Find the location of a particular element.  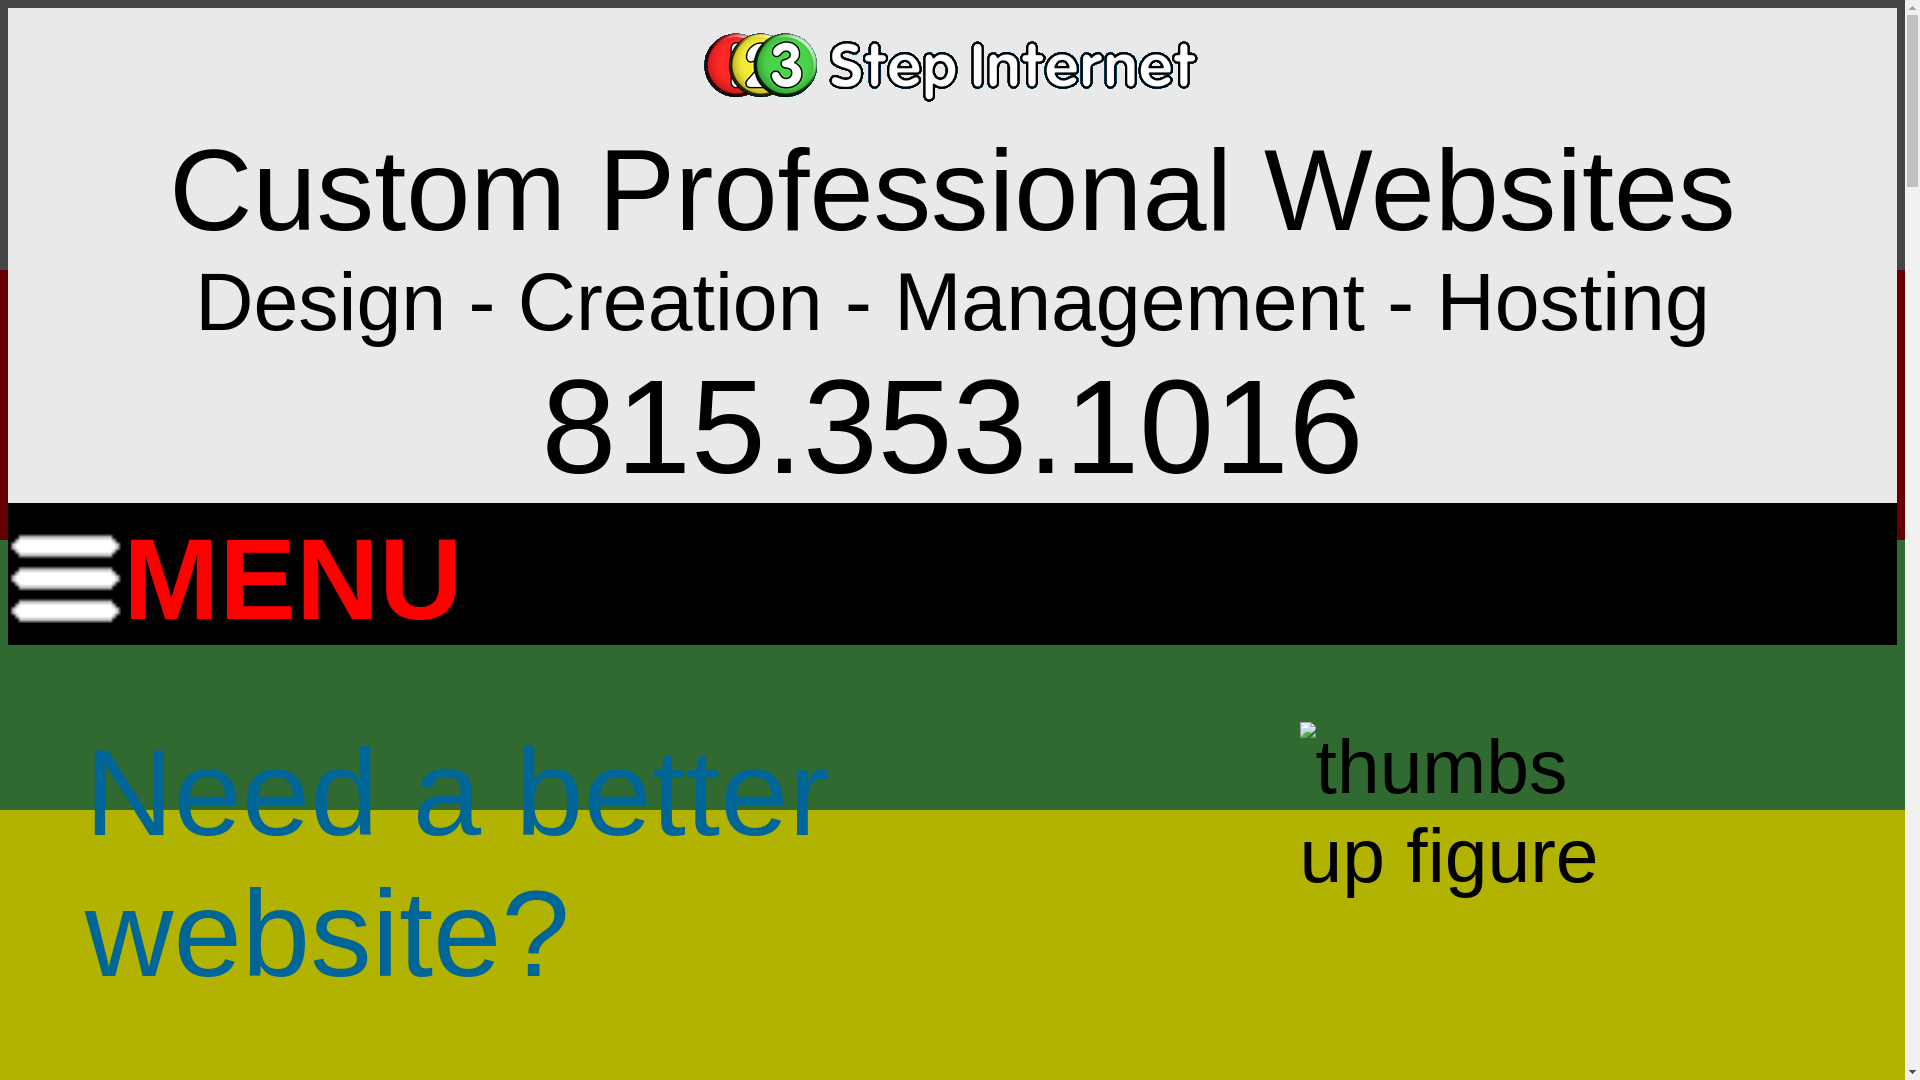

'3 Step Sites Are A-Ok' is located at coordinates (1459, 810).